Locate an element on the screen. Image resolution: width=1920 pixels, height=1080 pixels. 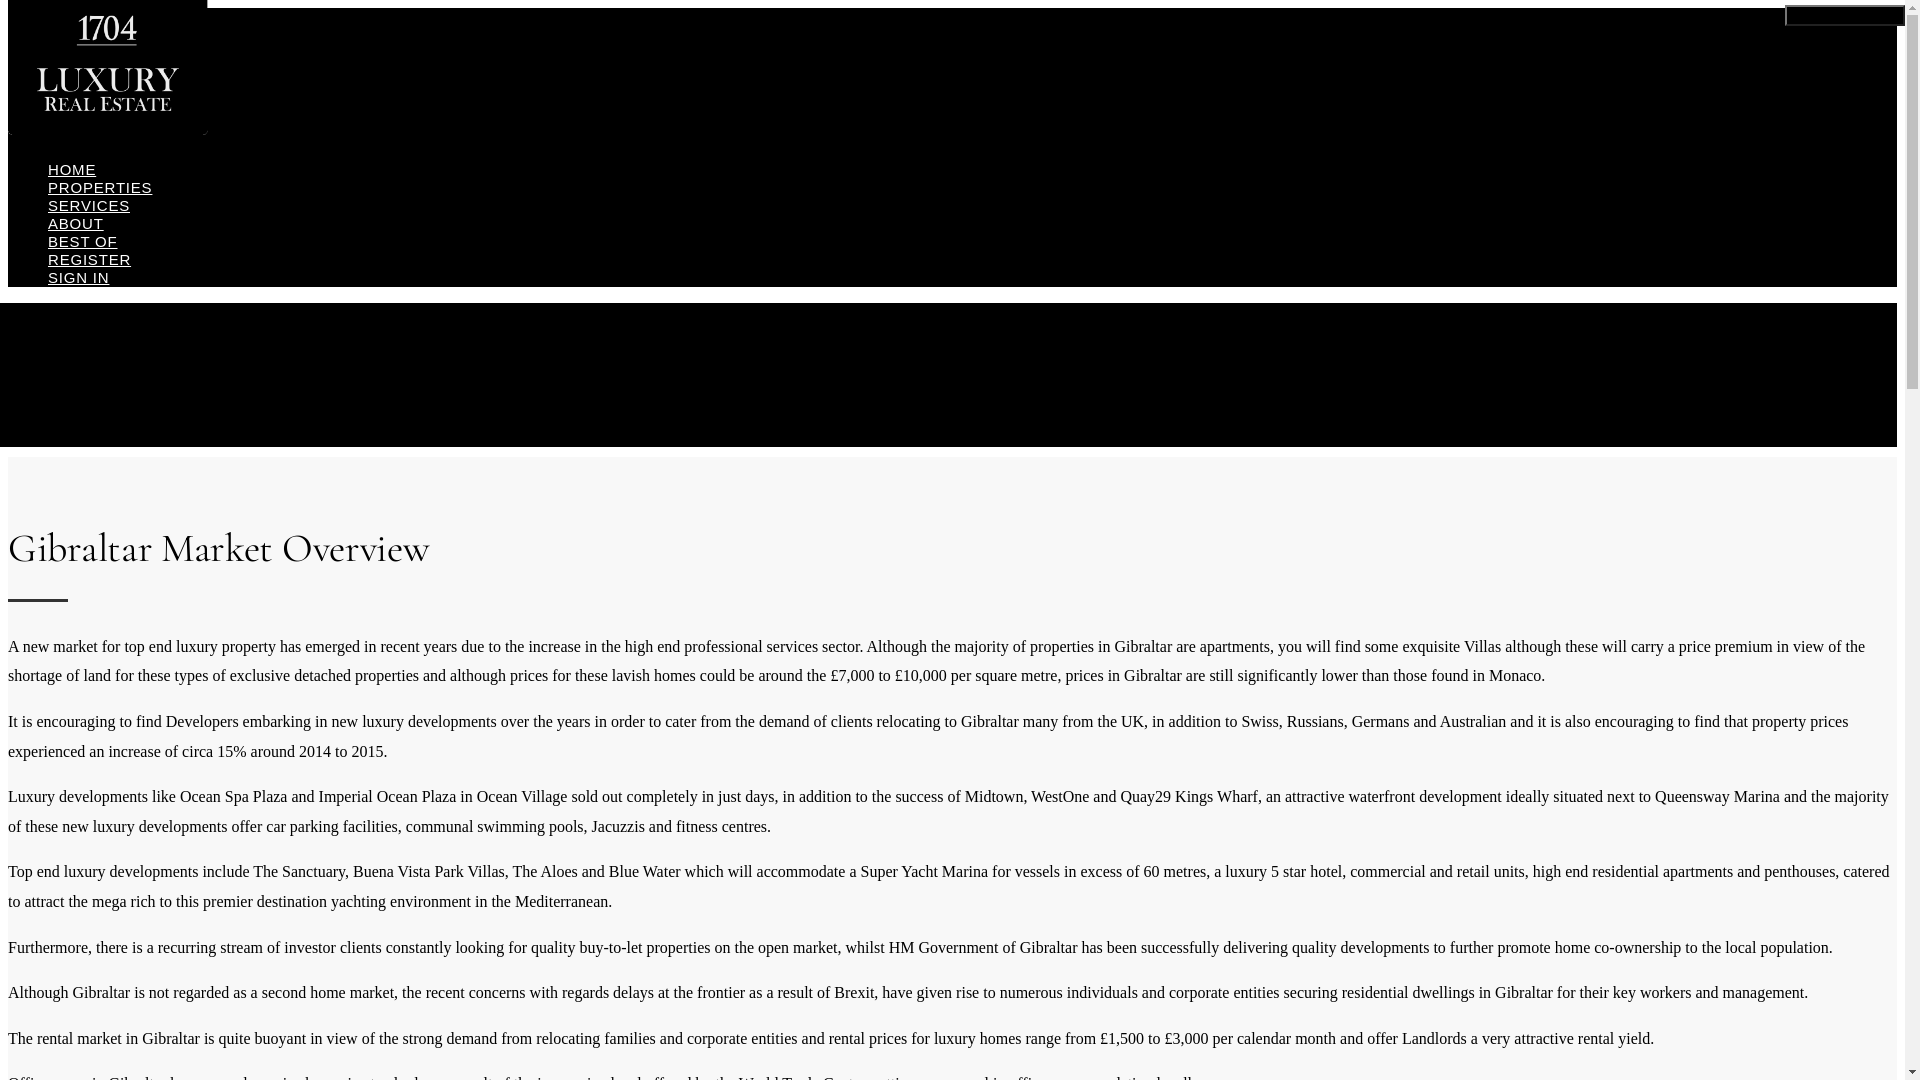
'HOME' is located at coordinates (72, 168).